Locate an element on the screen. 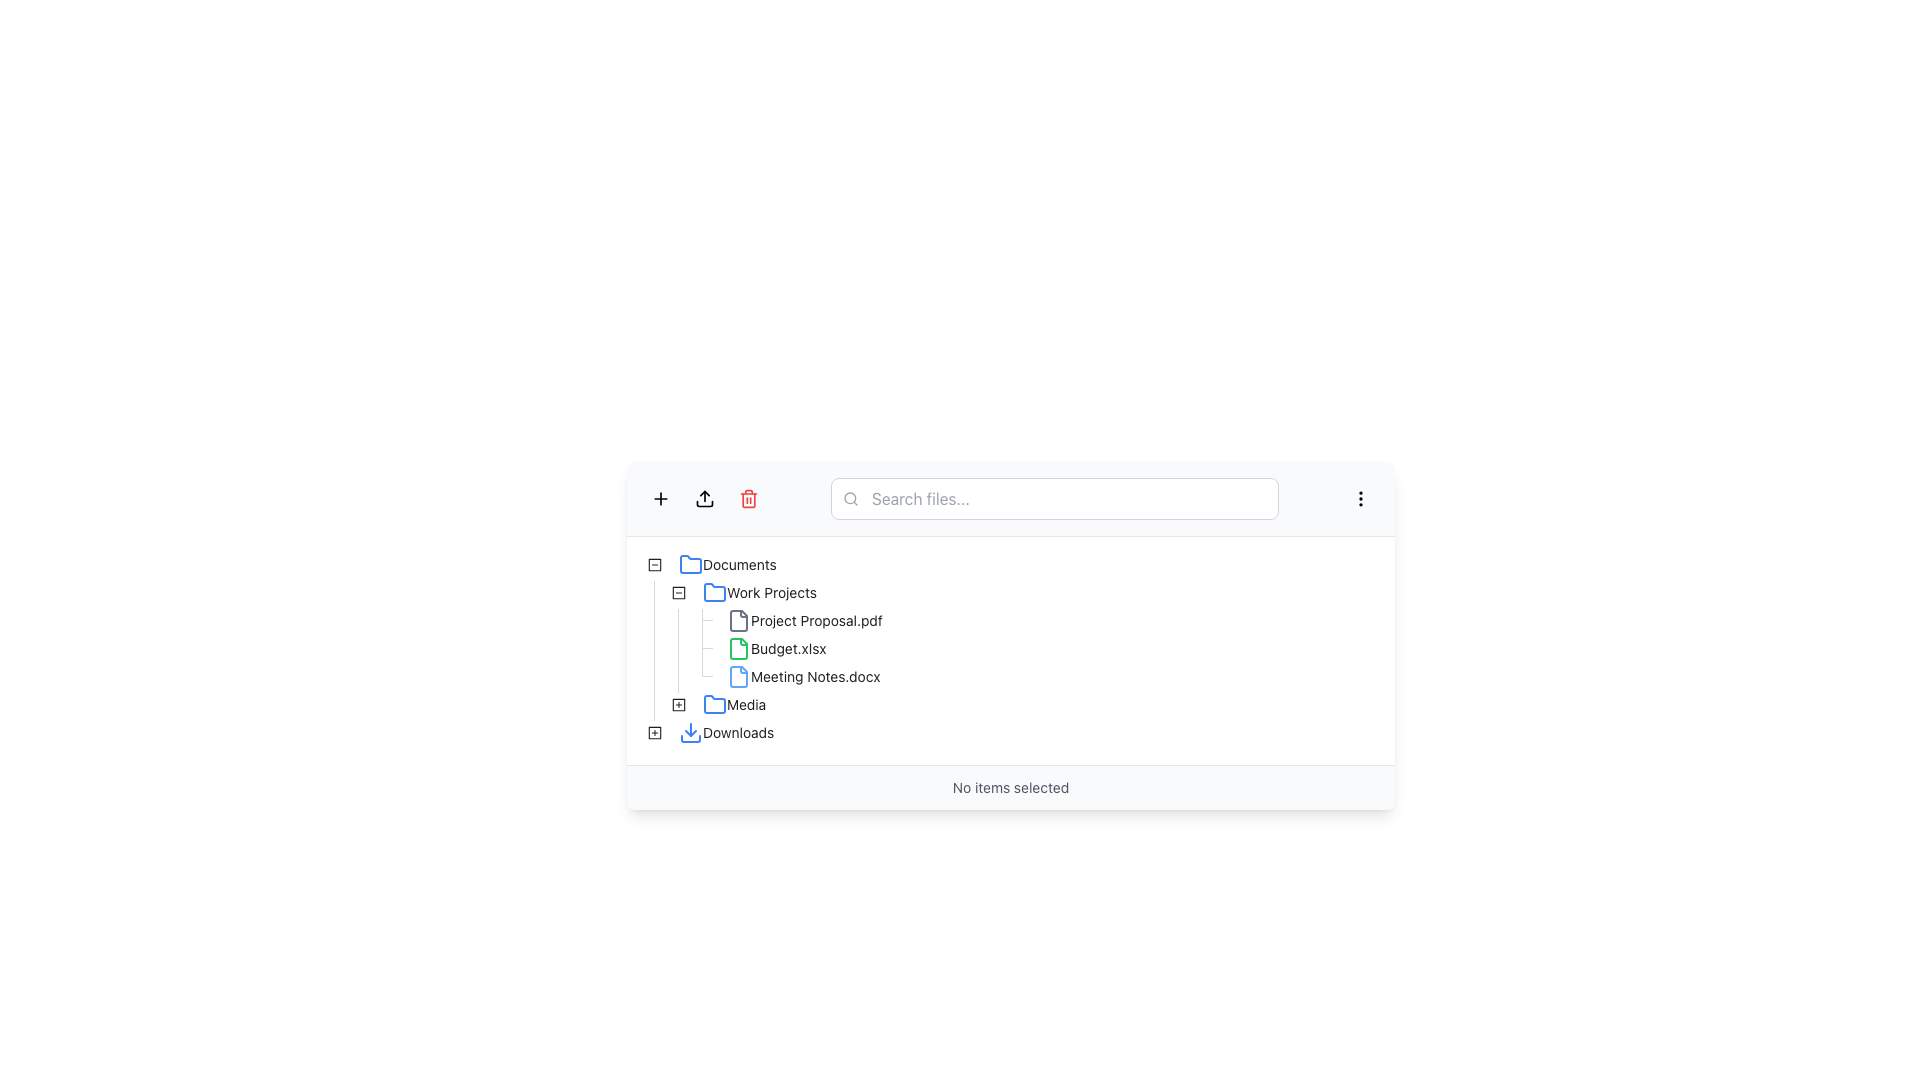  the Interactive icon (expand/collapse button) next to the 'Downloads' folder entry in the hierarchical file tree structure is located at coordinates (654, 732).